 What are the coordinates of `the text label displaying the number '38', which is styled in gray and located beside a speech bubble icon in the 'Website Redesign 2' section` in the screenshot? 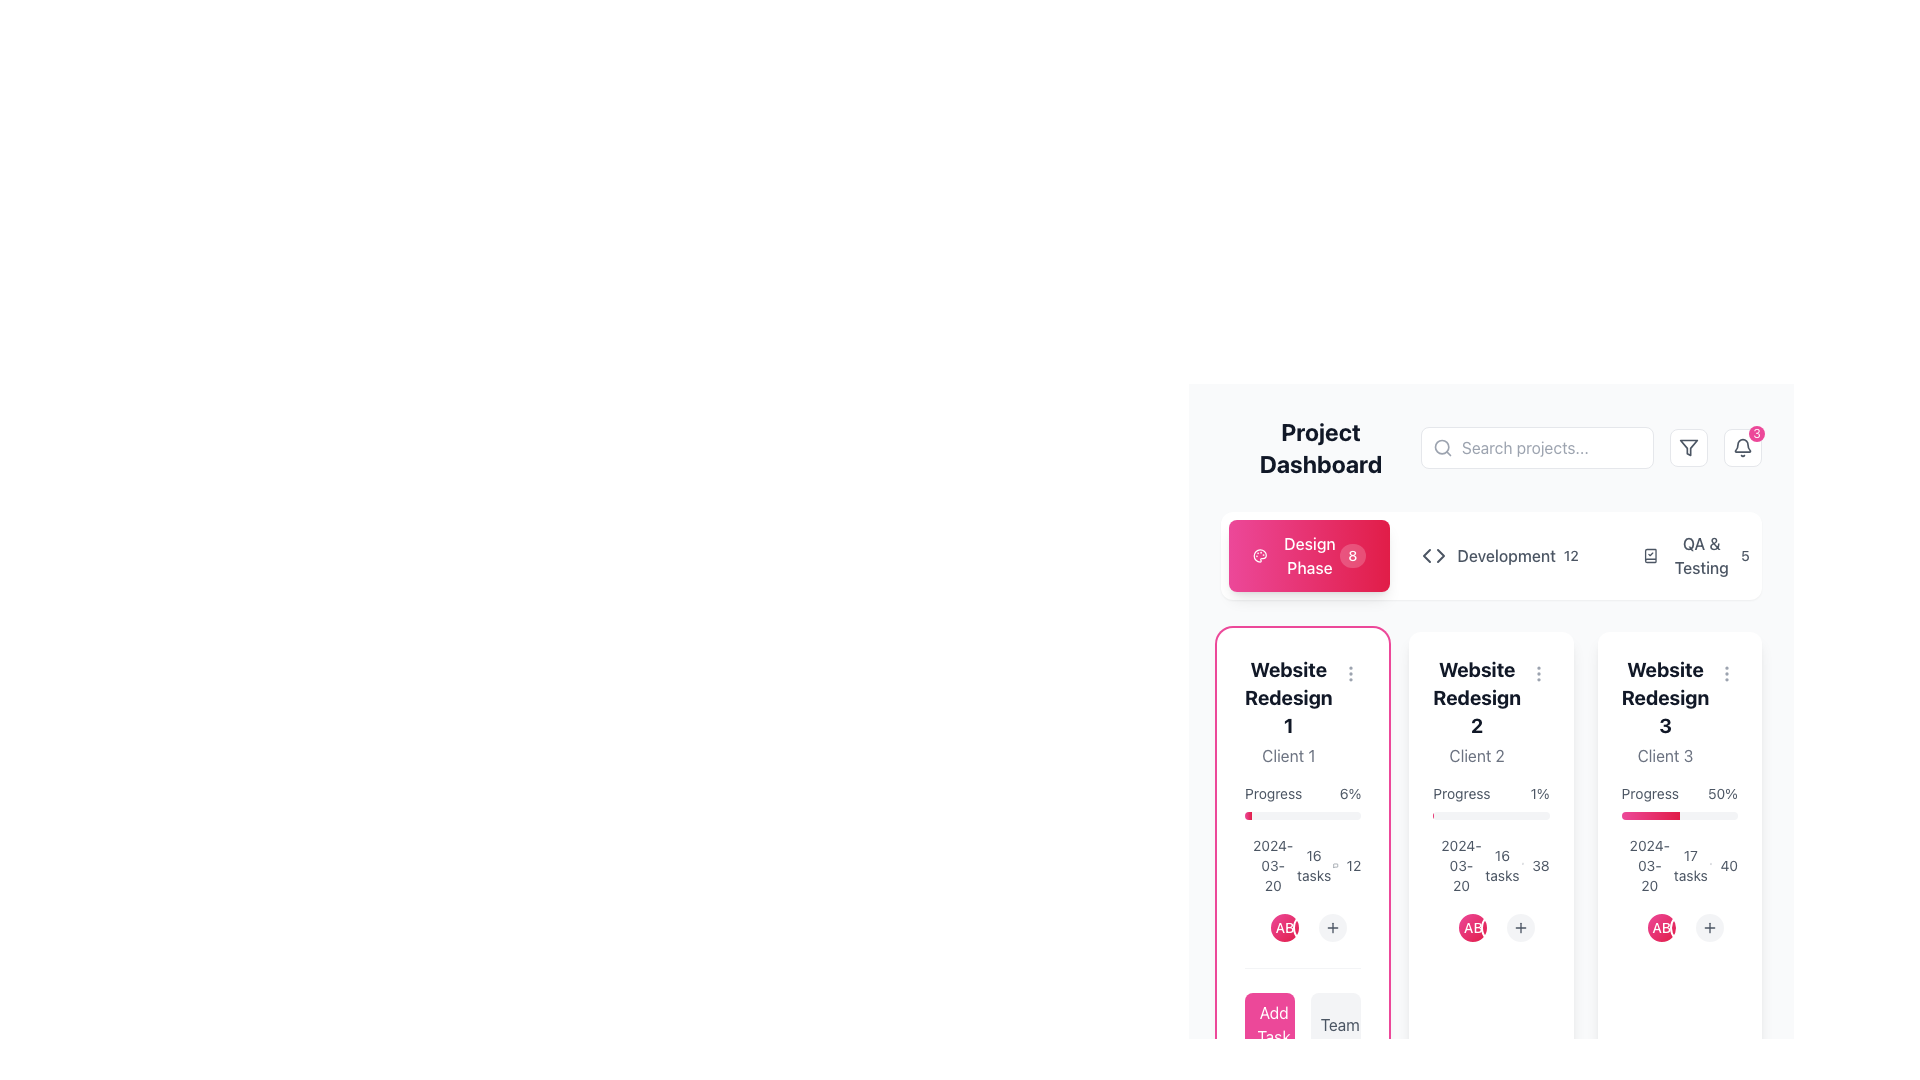 It's located at (1534, 865).